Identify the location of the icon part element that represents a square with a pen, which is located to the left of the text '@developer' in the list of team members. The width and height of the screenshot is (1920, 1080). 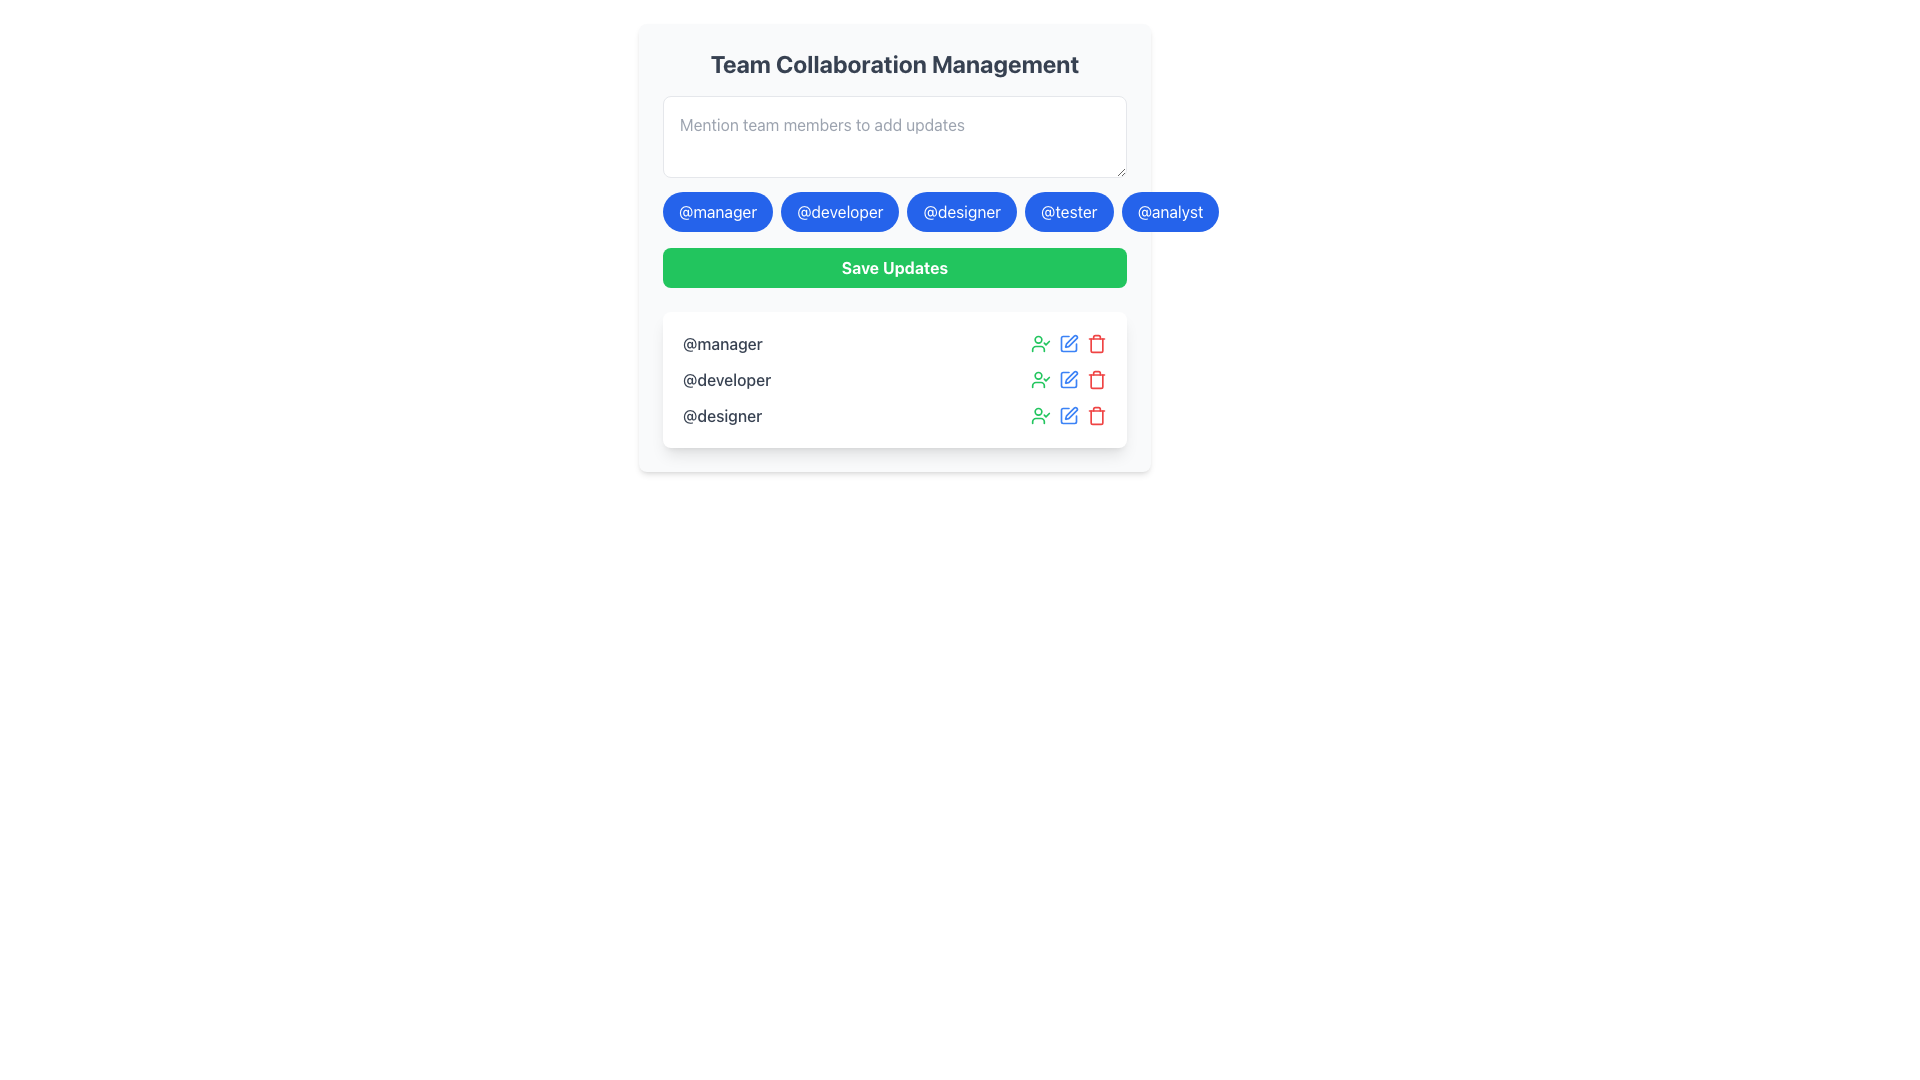
(1068, 380).